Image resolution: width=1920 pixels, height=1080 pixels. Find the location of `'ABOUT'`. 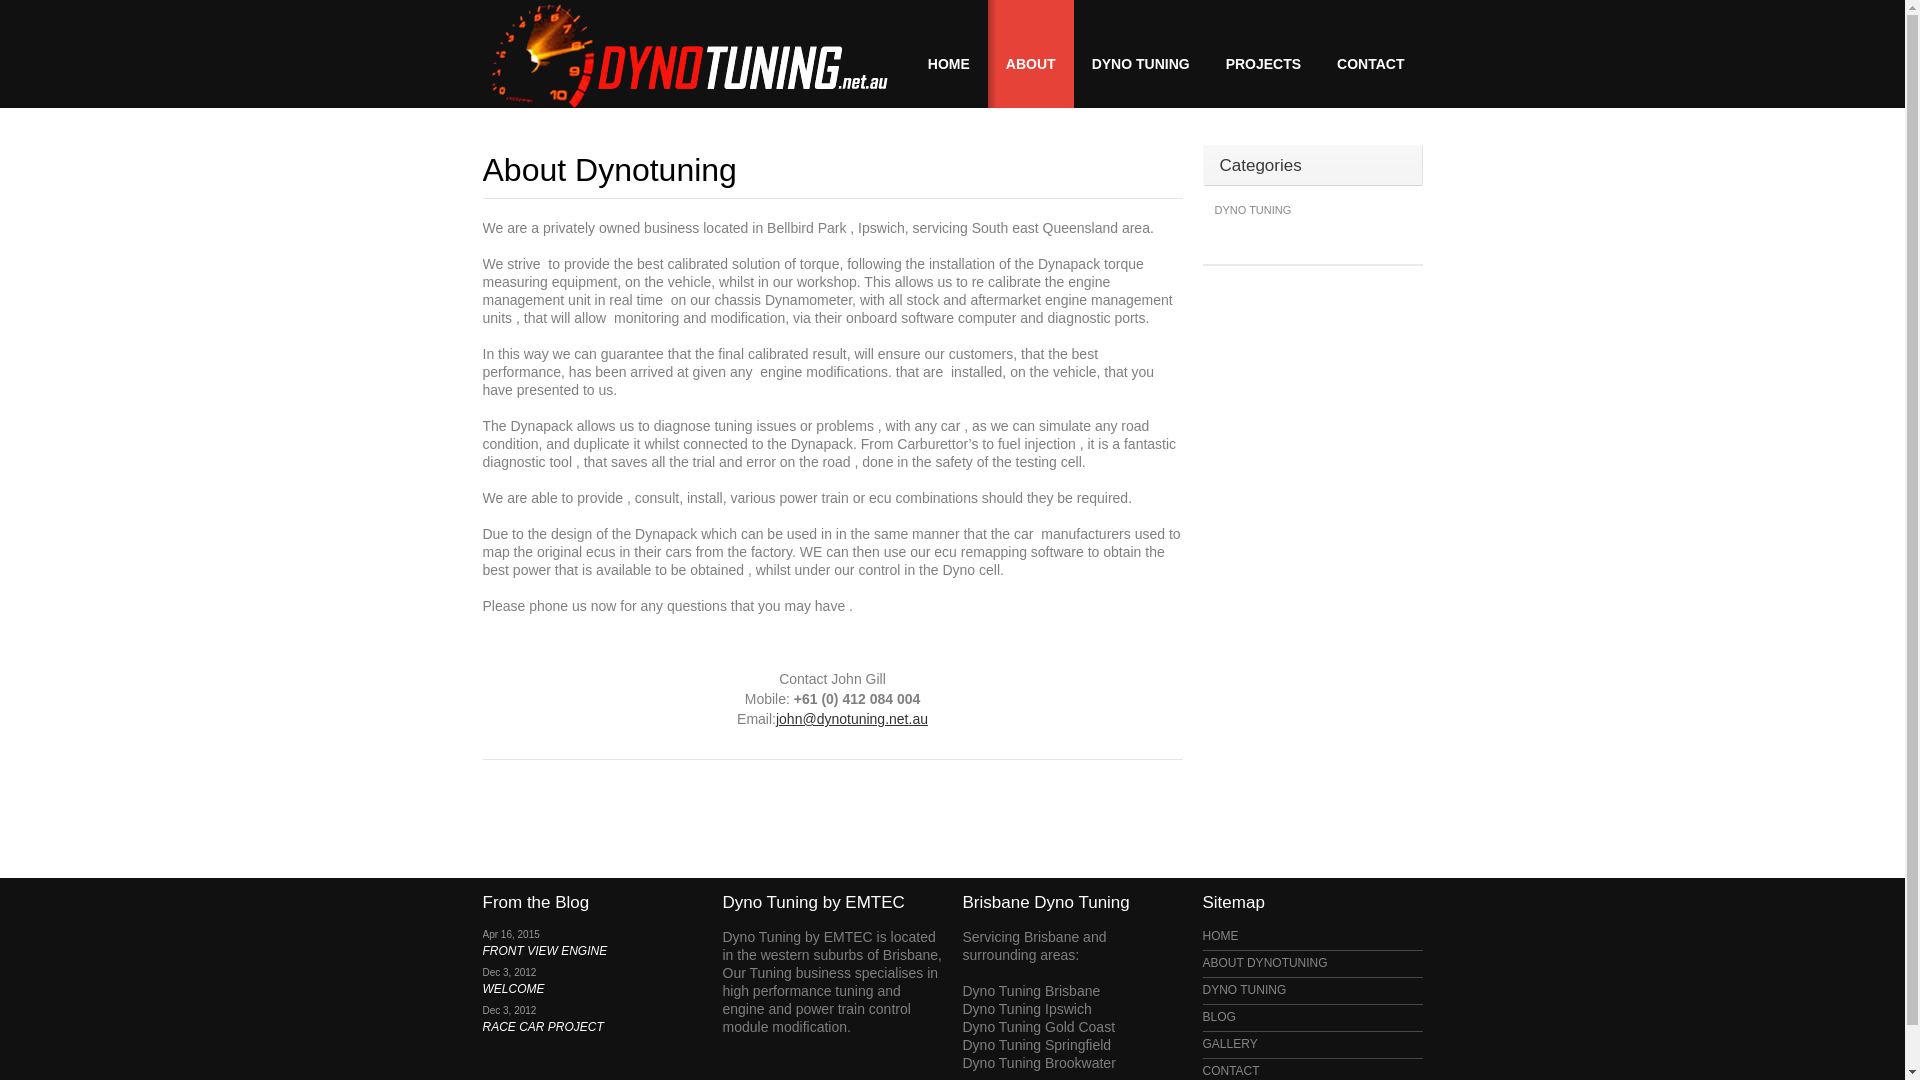

'ABOUT' is located at coordinates (1031, 53).